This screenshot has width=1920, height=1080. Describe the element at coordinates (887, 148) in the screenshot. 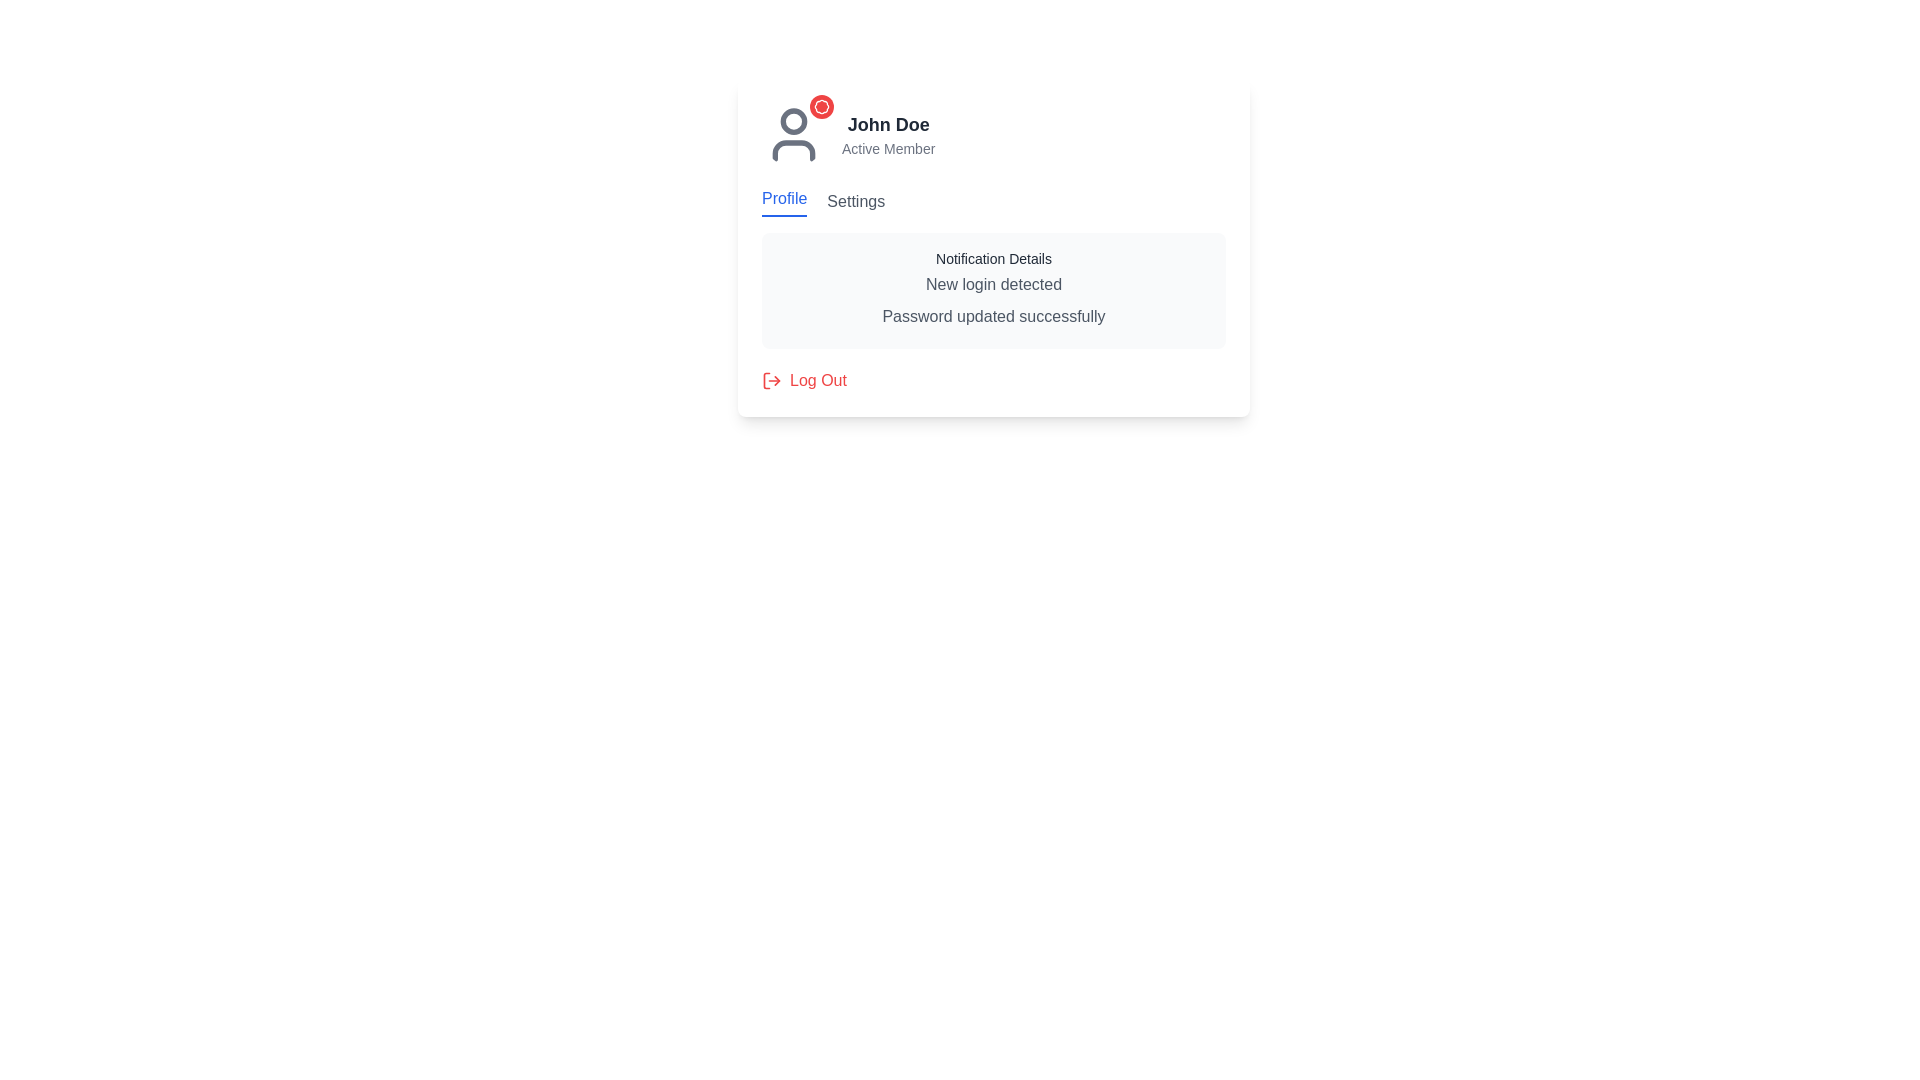

I see `text label displaying 'Active Member' located directly beneath the bolded name 'John Doe'` at that location.